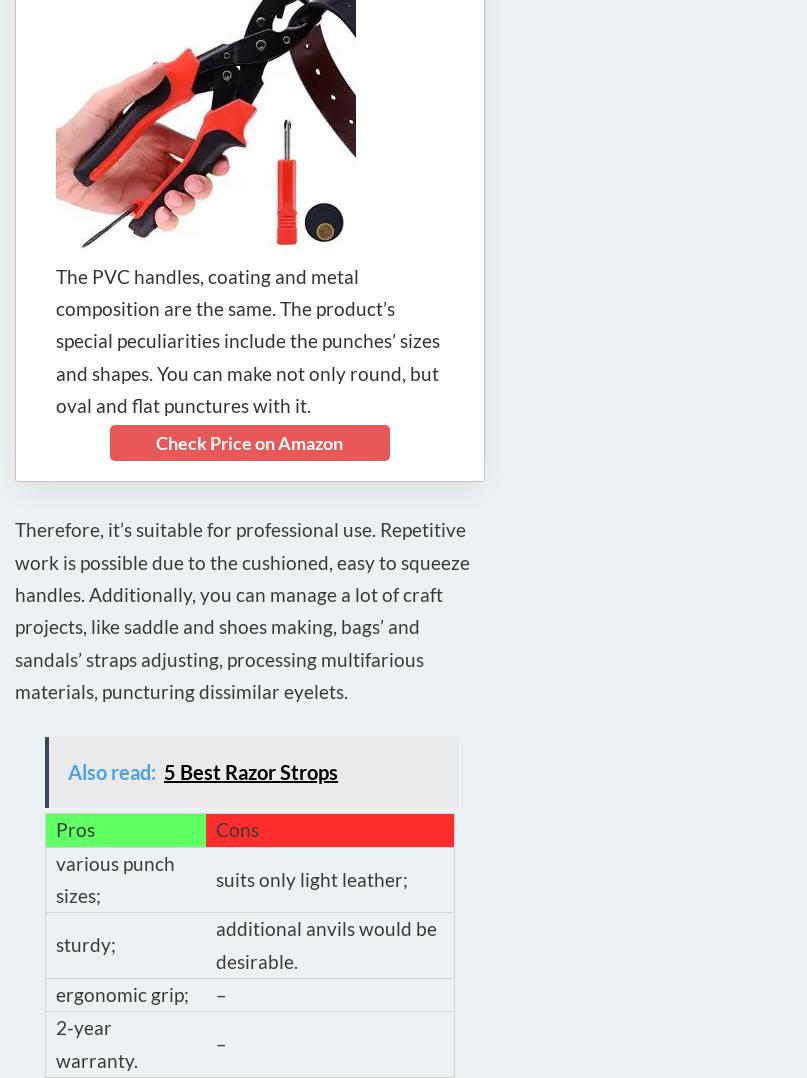  Describe the element at coordinates (237, 829) in the screenshot. I see `'Cons'` at that location.